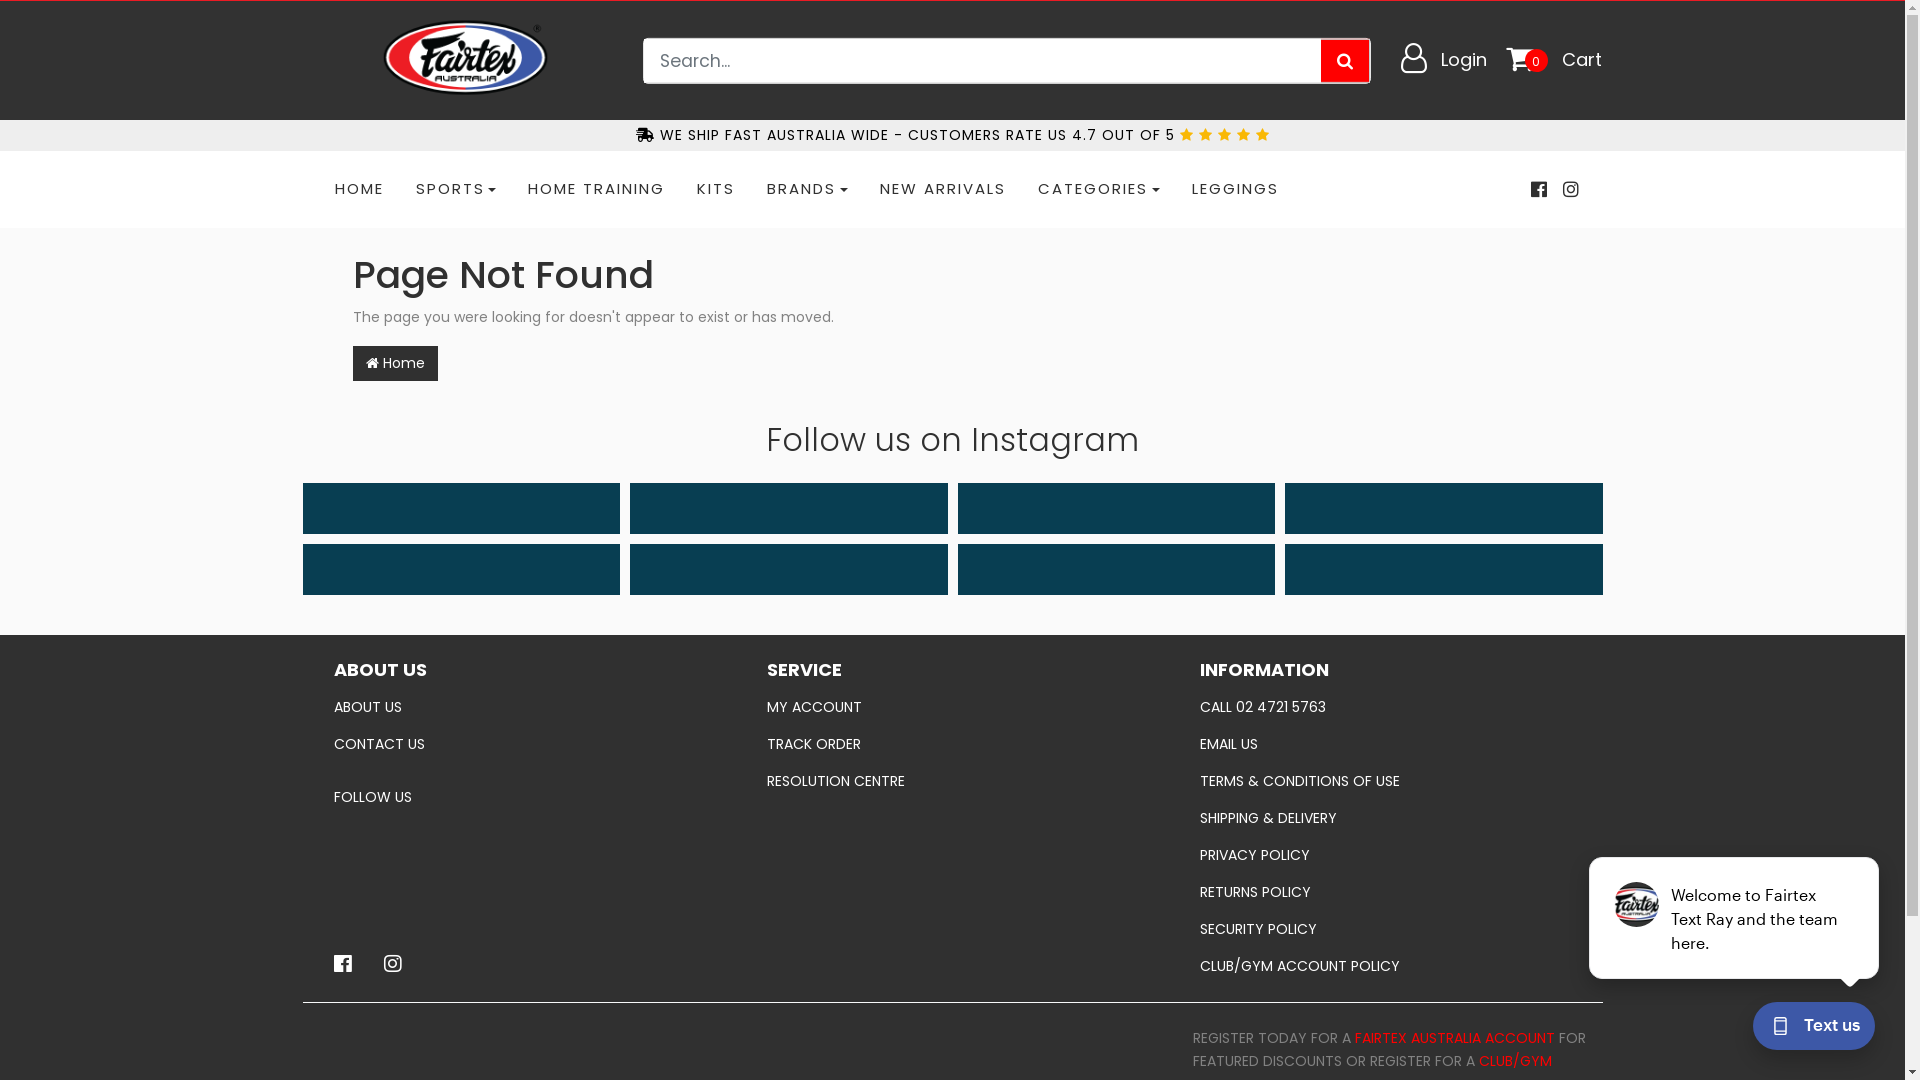 The image size is (1920, 1080). What do you see at coordinates (1568, 189) in the screenshot?
I see `'Fairtex Australia on Instagram'` at bounding box center [1568, 189].